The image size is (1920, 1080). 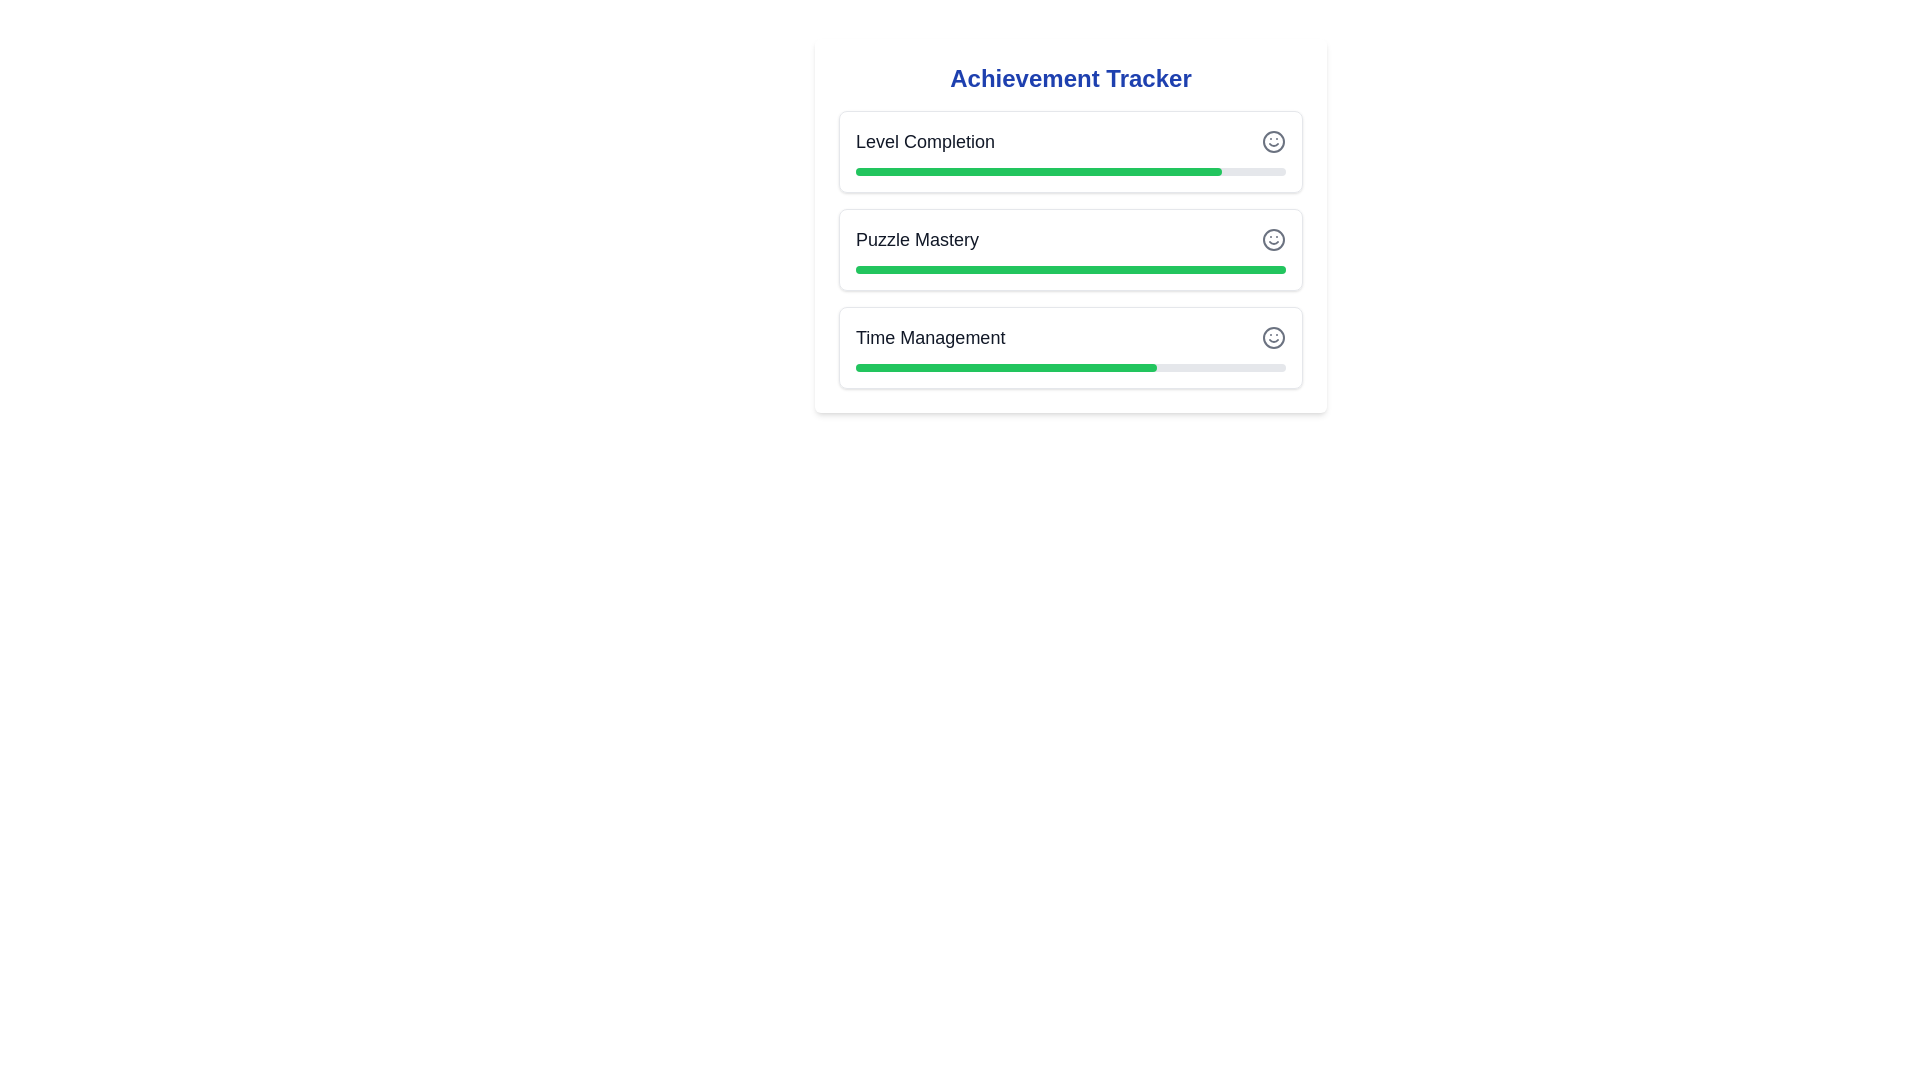 I want to click on the green-colored progress bar with rounded corners in the 'Achievement Tracker' interface, associated with the 'Level Completion' label, so click(x=1038, y=171).